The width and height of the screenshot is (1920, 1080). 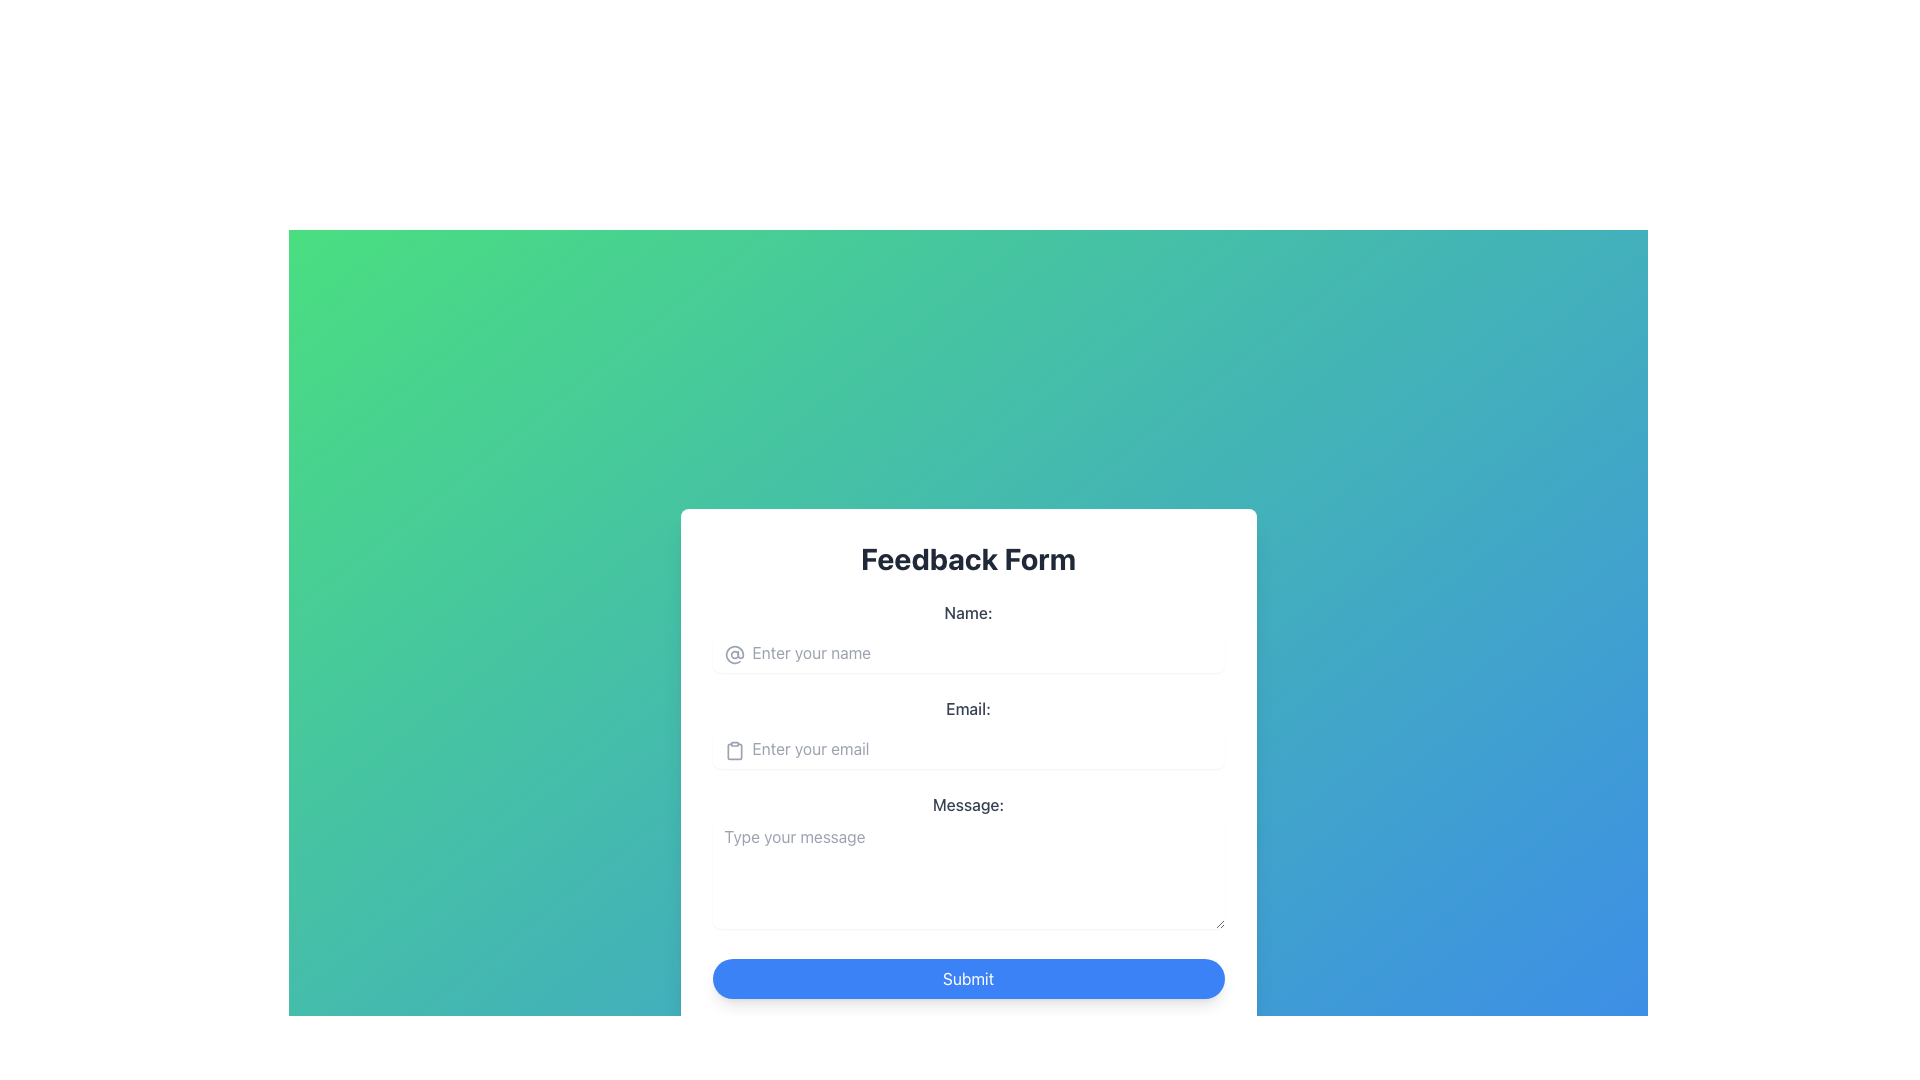 I want to click on the Text Label that guides users to enter a message, positioned above the 'Type your message' input field, so click(x=968, y=804).